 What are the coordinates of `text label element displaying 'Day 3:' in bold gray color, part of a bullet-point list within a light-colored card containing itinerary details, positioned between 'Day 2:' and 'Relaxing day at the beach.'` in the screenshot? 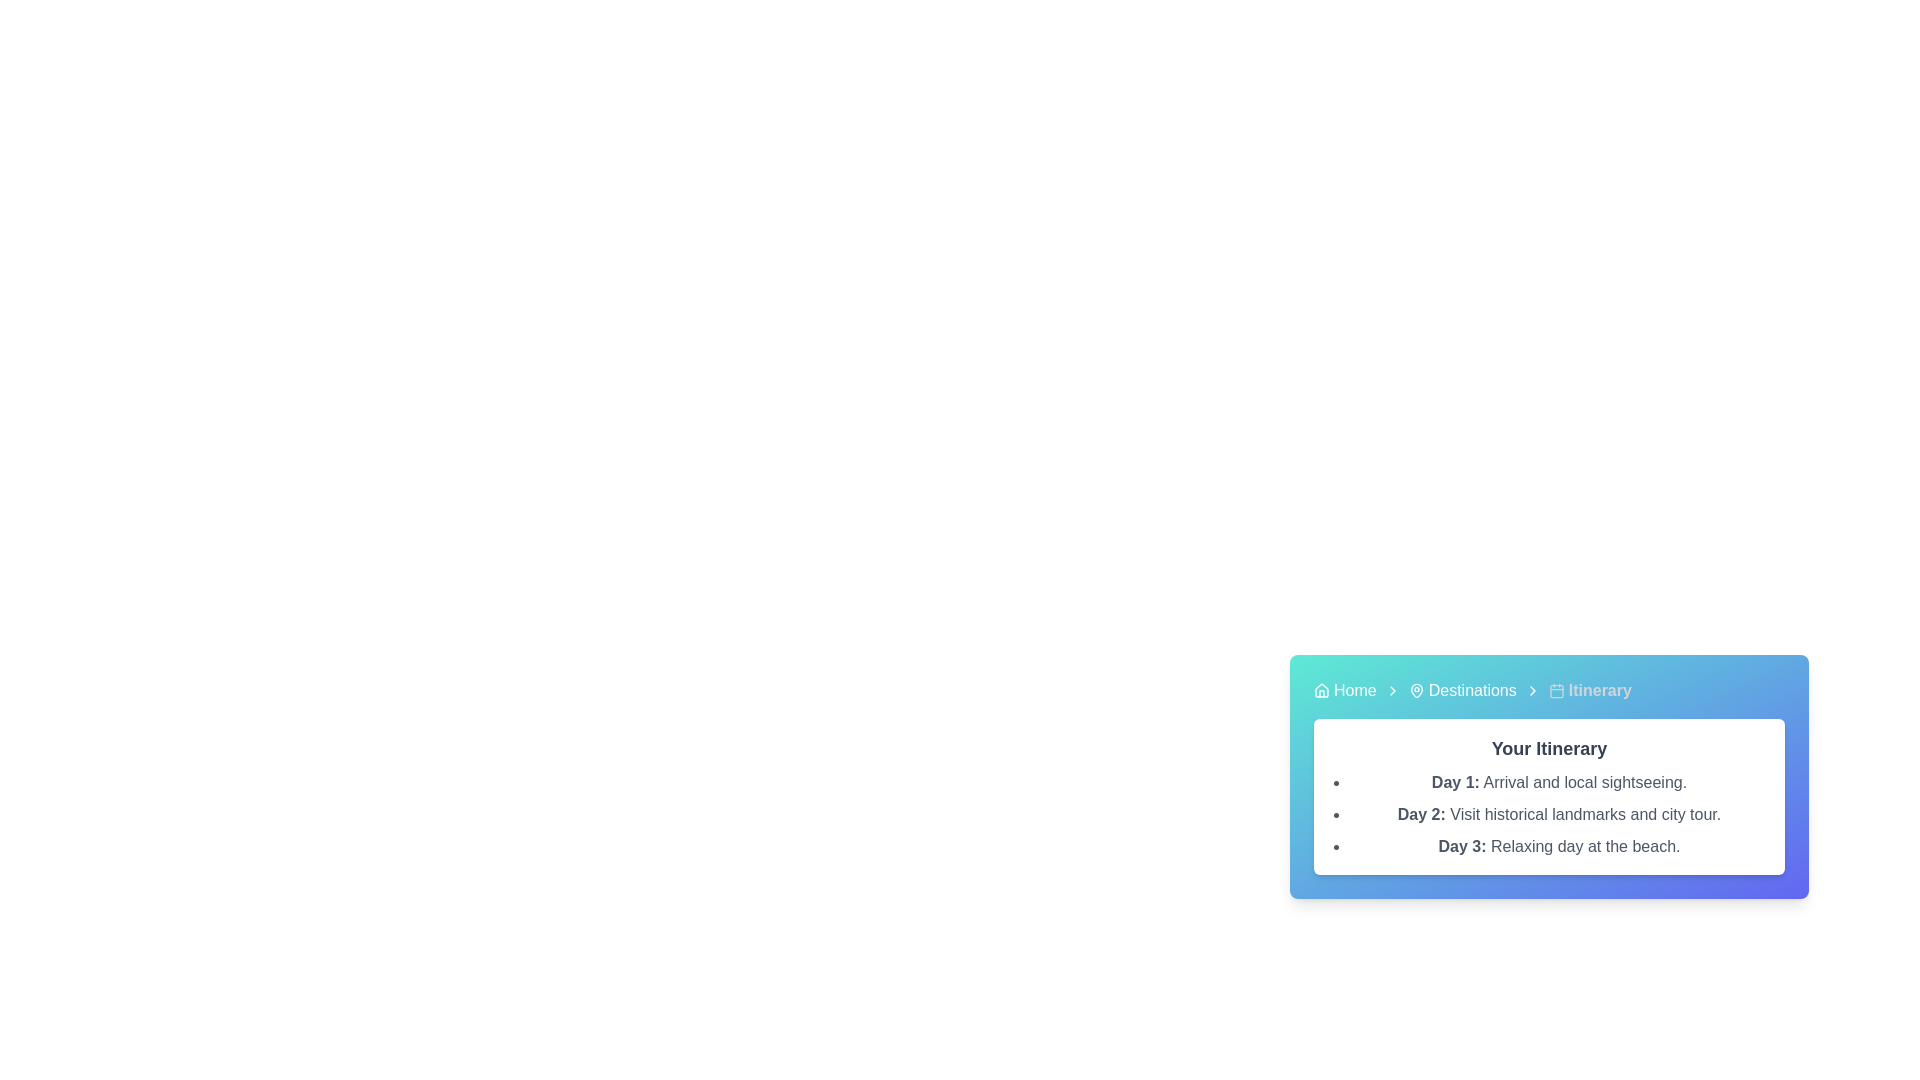 It's located at (1462, 846).